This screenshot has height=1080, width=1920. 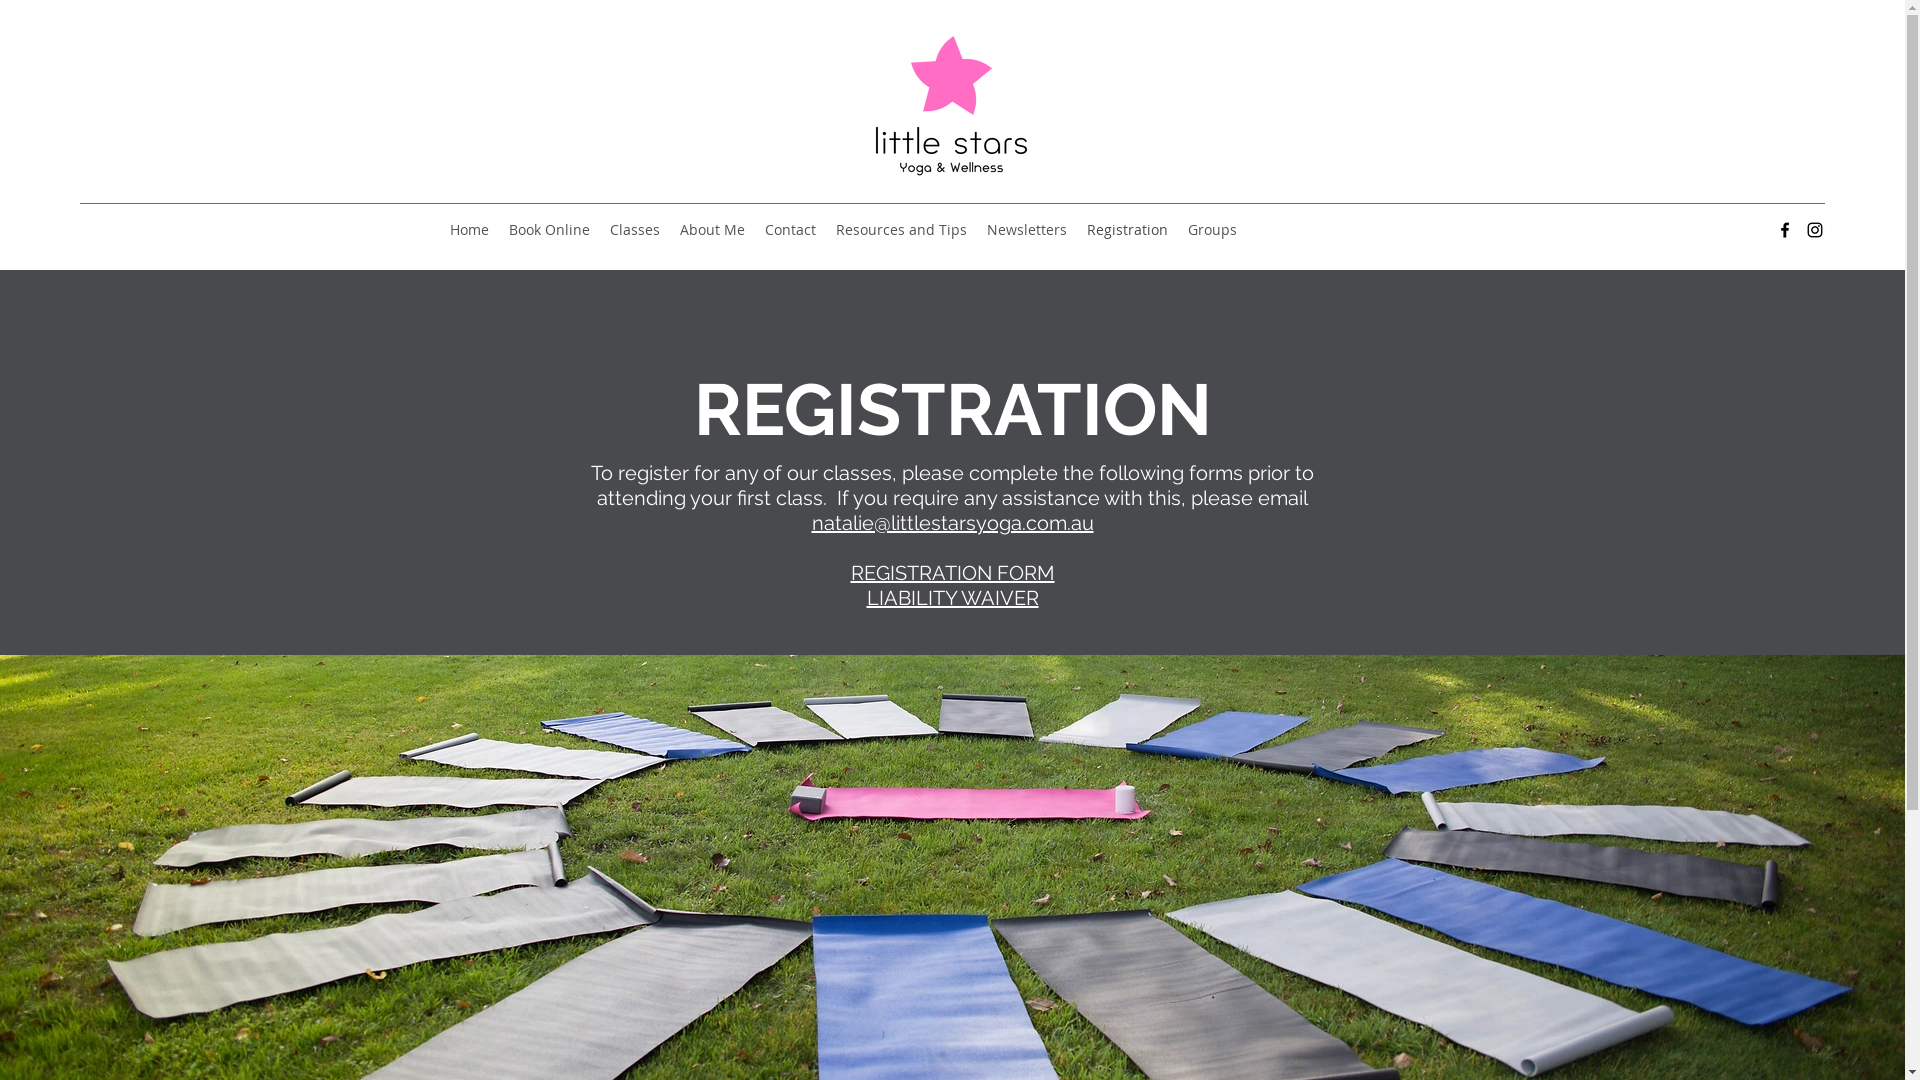 I want to click on 'LIABILITY WAIVER', so click(x=950, y=596).